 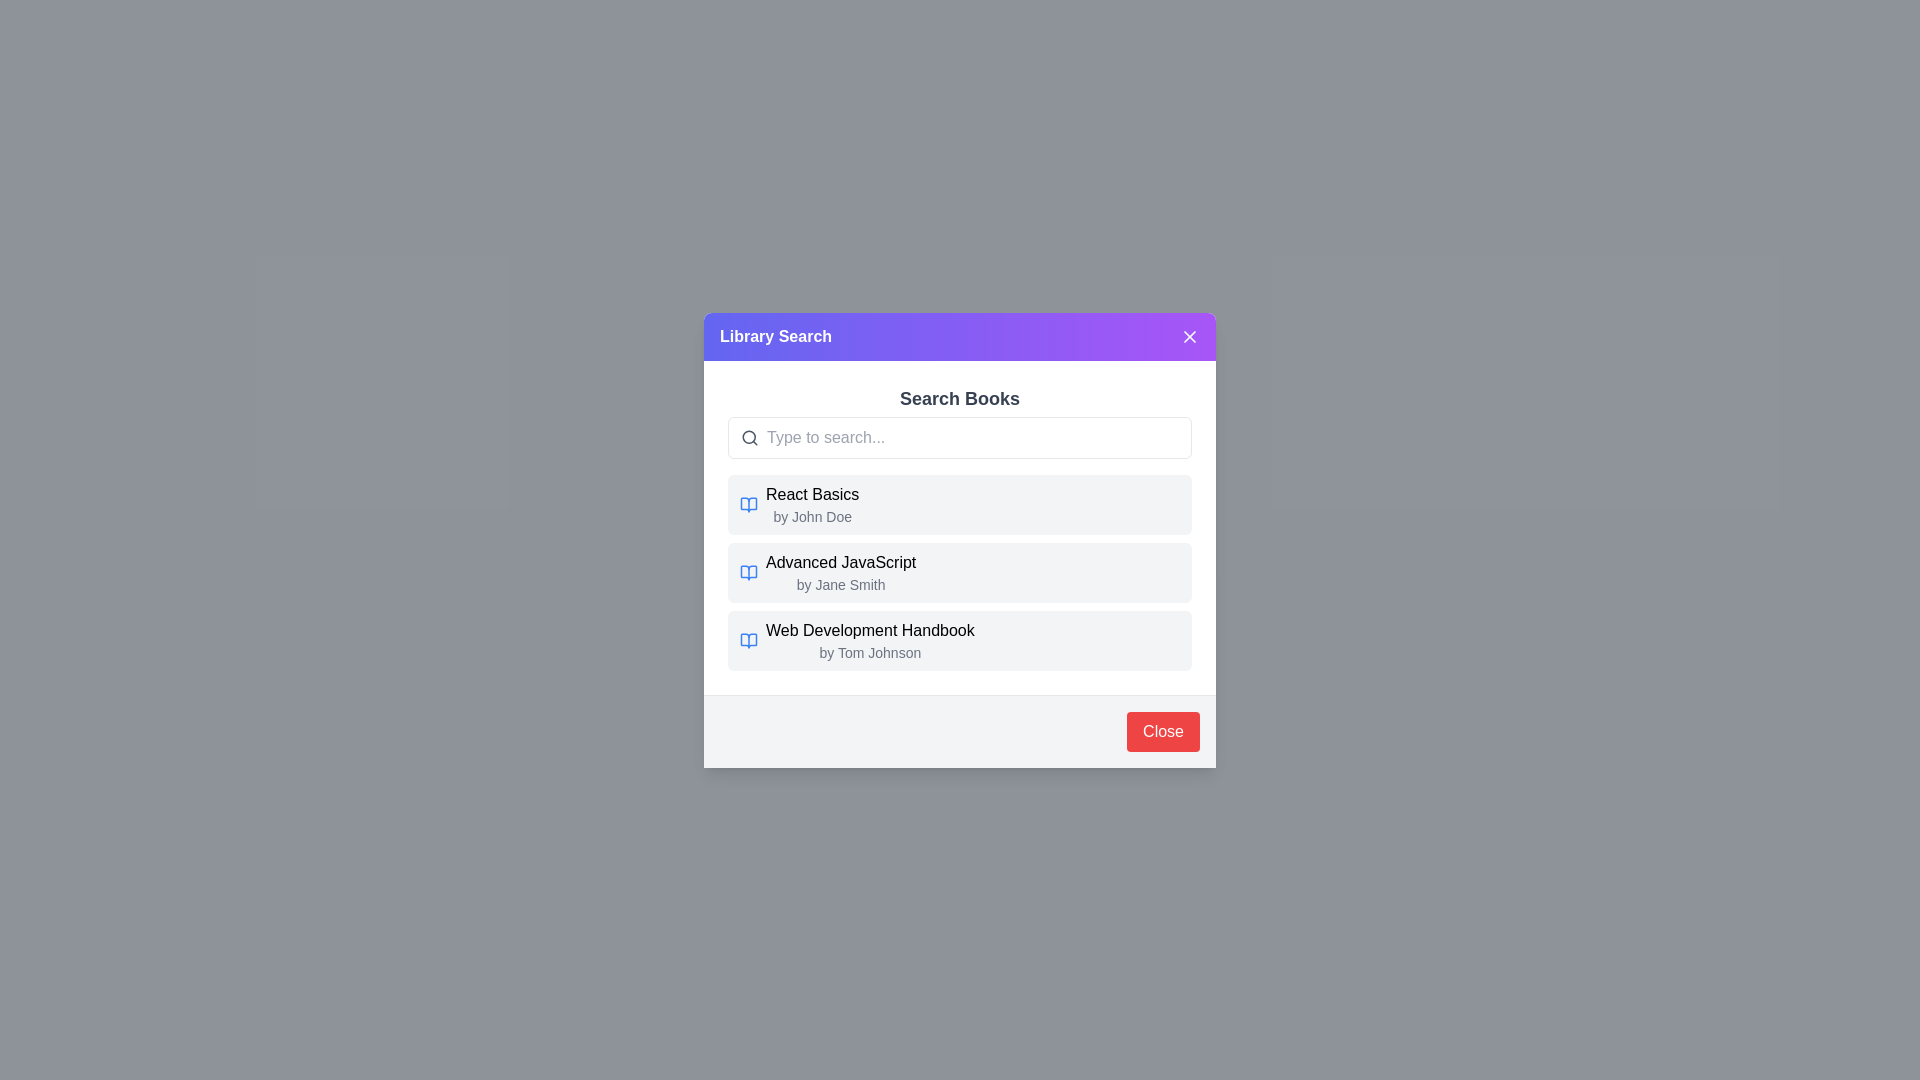 I want to click on the text label that reads 'Advanced JavaScript', so click(x=841, y=562).